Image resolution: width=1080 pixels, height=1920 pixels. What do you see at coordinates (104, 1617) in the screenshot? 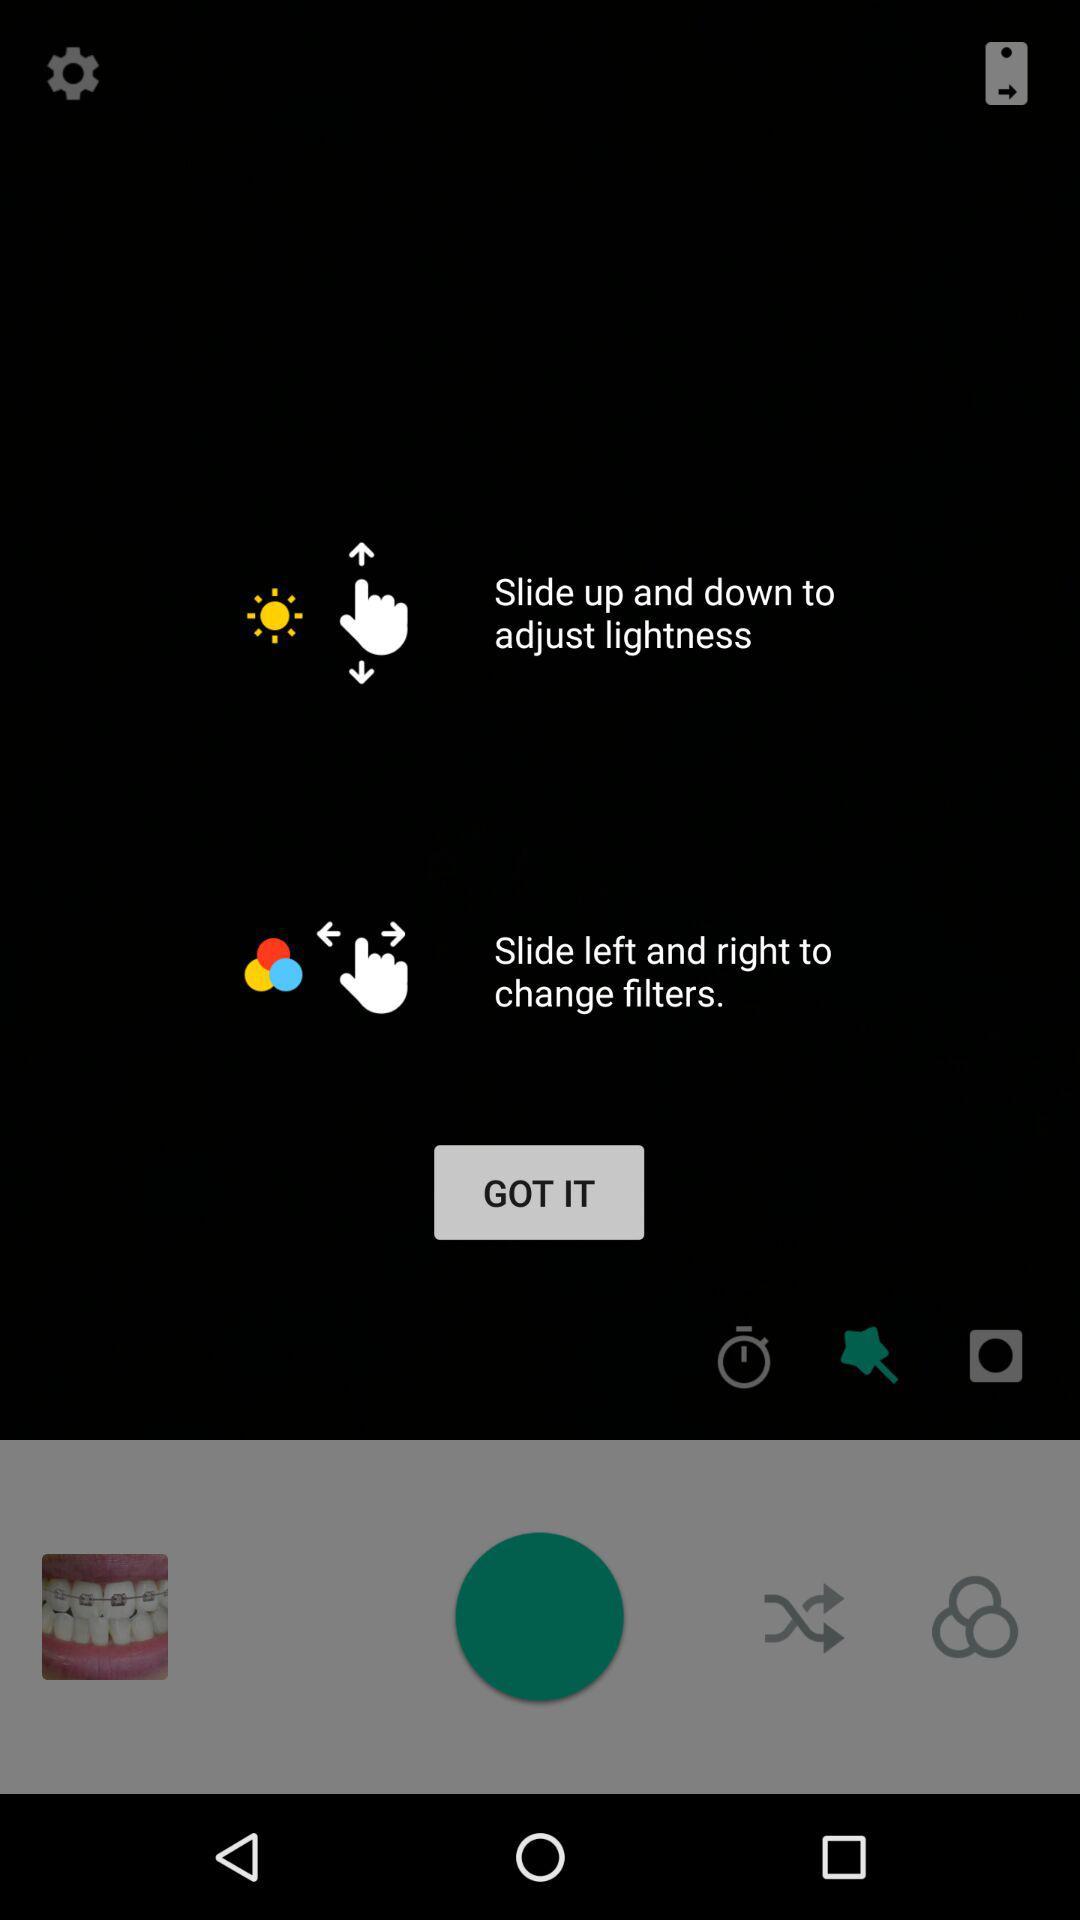
I see `the item at the bottom left corner` at bounding box center [104, 1617].